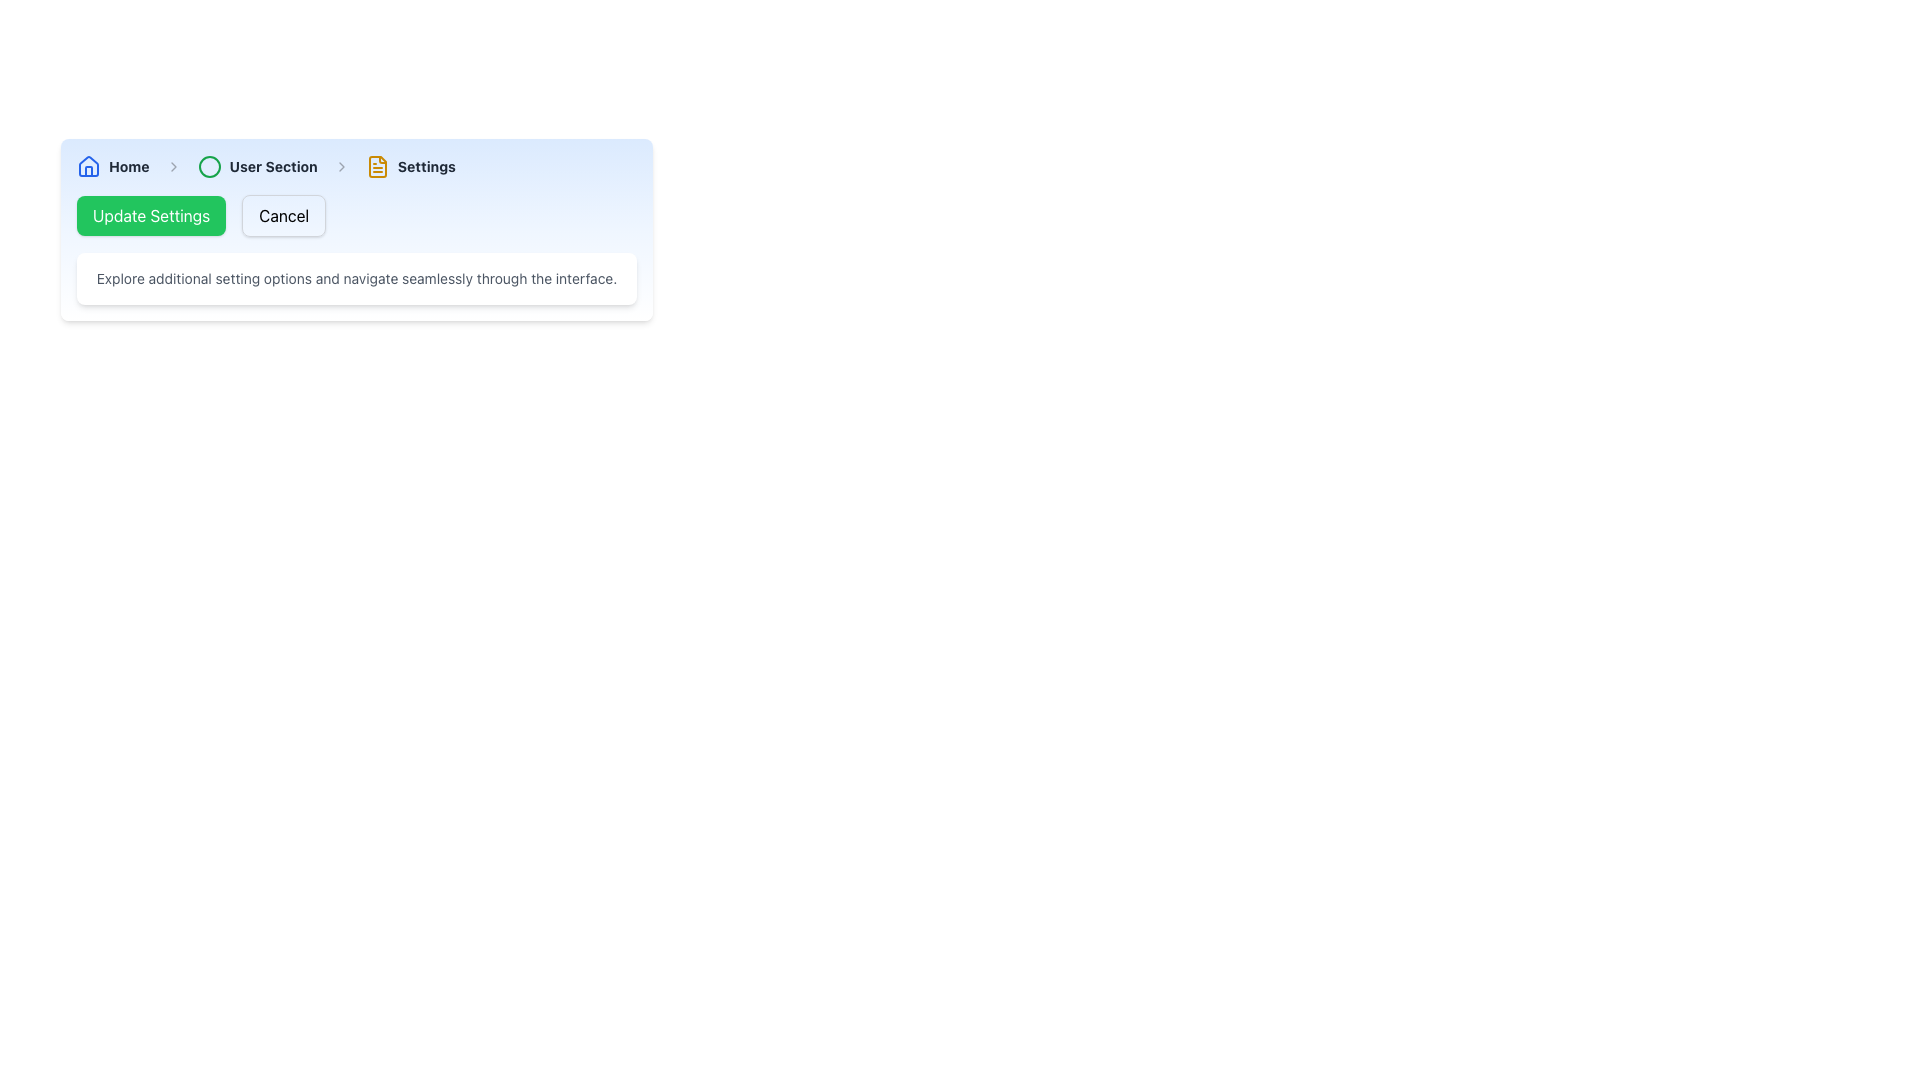 The width and height of the screenshot is (1920, 1080). Describe the element at coordinates (209, 165) in the screenshot. I see `the status indicator icon for the 'User Section', which is positioned to the left of the 'User Section' text and between the 'Home' icon and the 'Settings' section` at that location.